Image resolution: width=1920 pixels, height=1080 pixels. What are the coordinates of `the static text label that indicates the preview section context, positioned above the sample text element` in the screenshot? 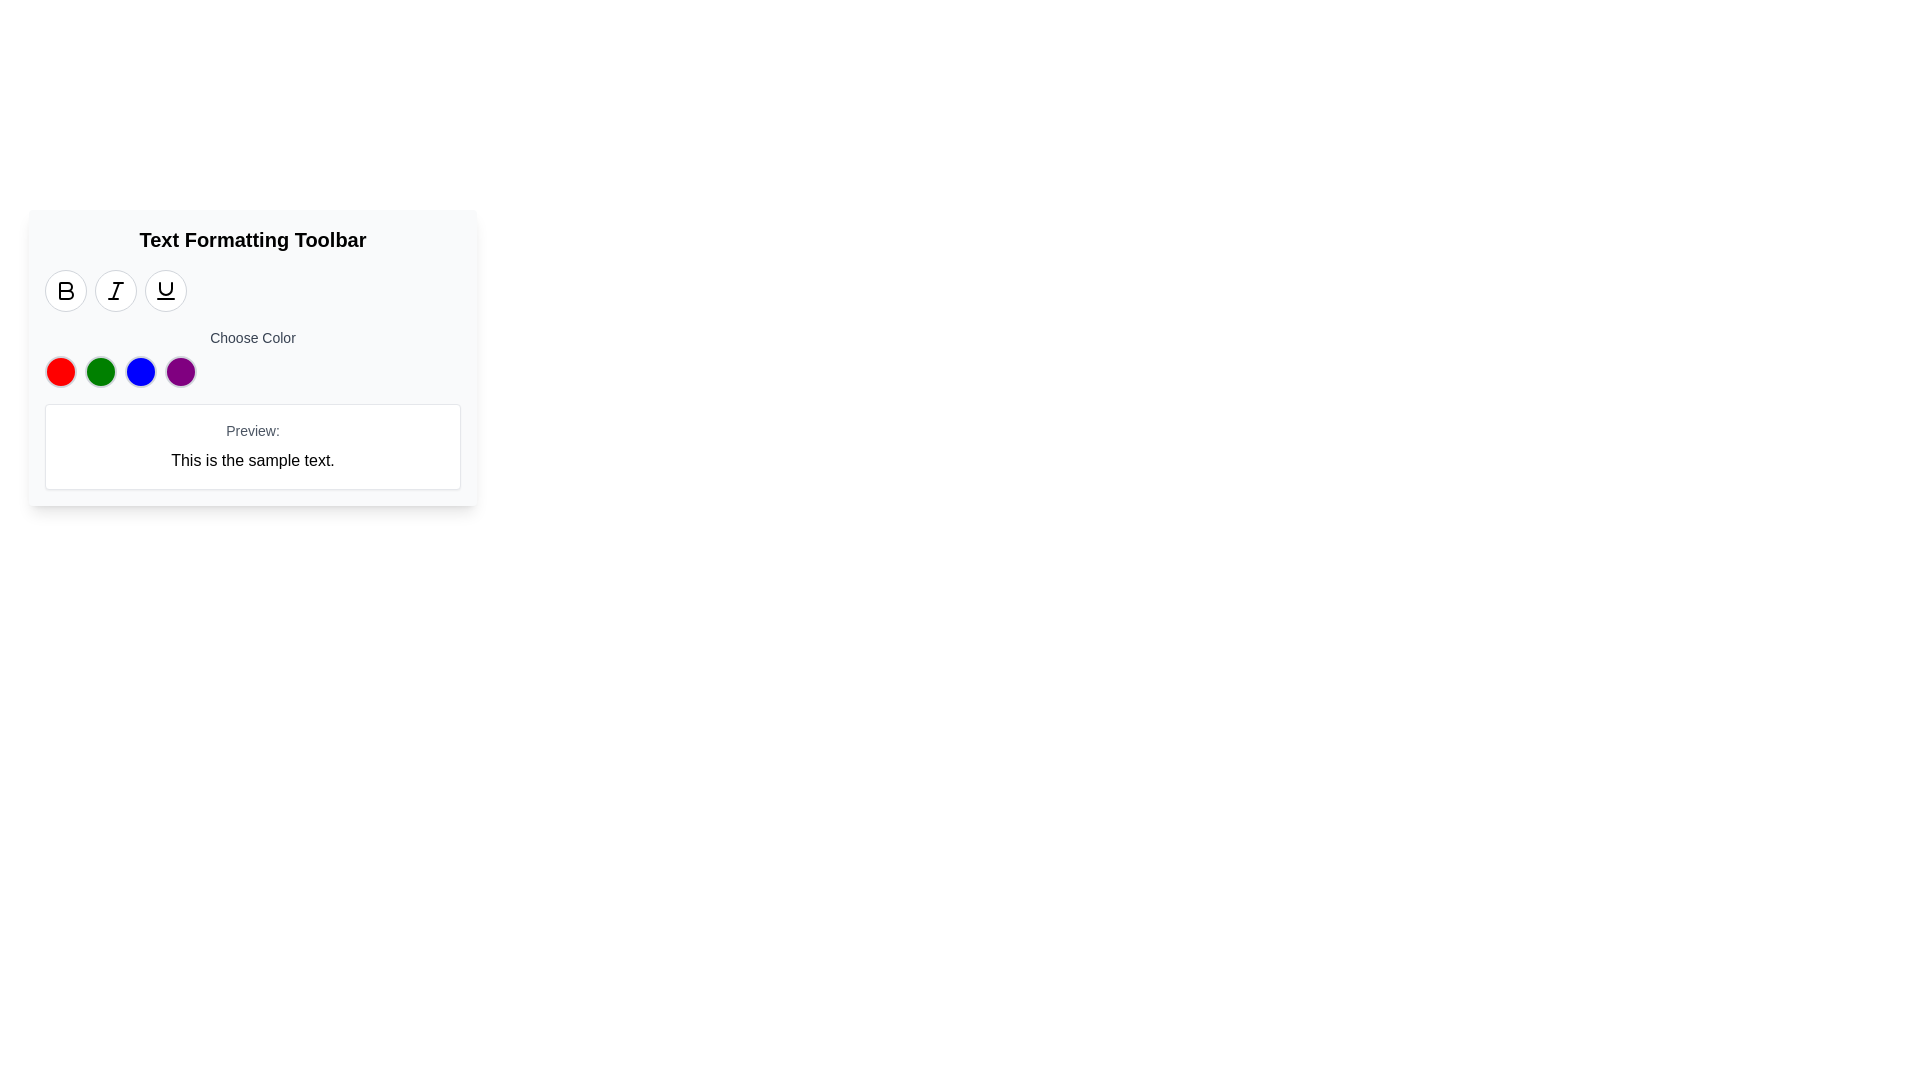 It's located at (252, 430).